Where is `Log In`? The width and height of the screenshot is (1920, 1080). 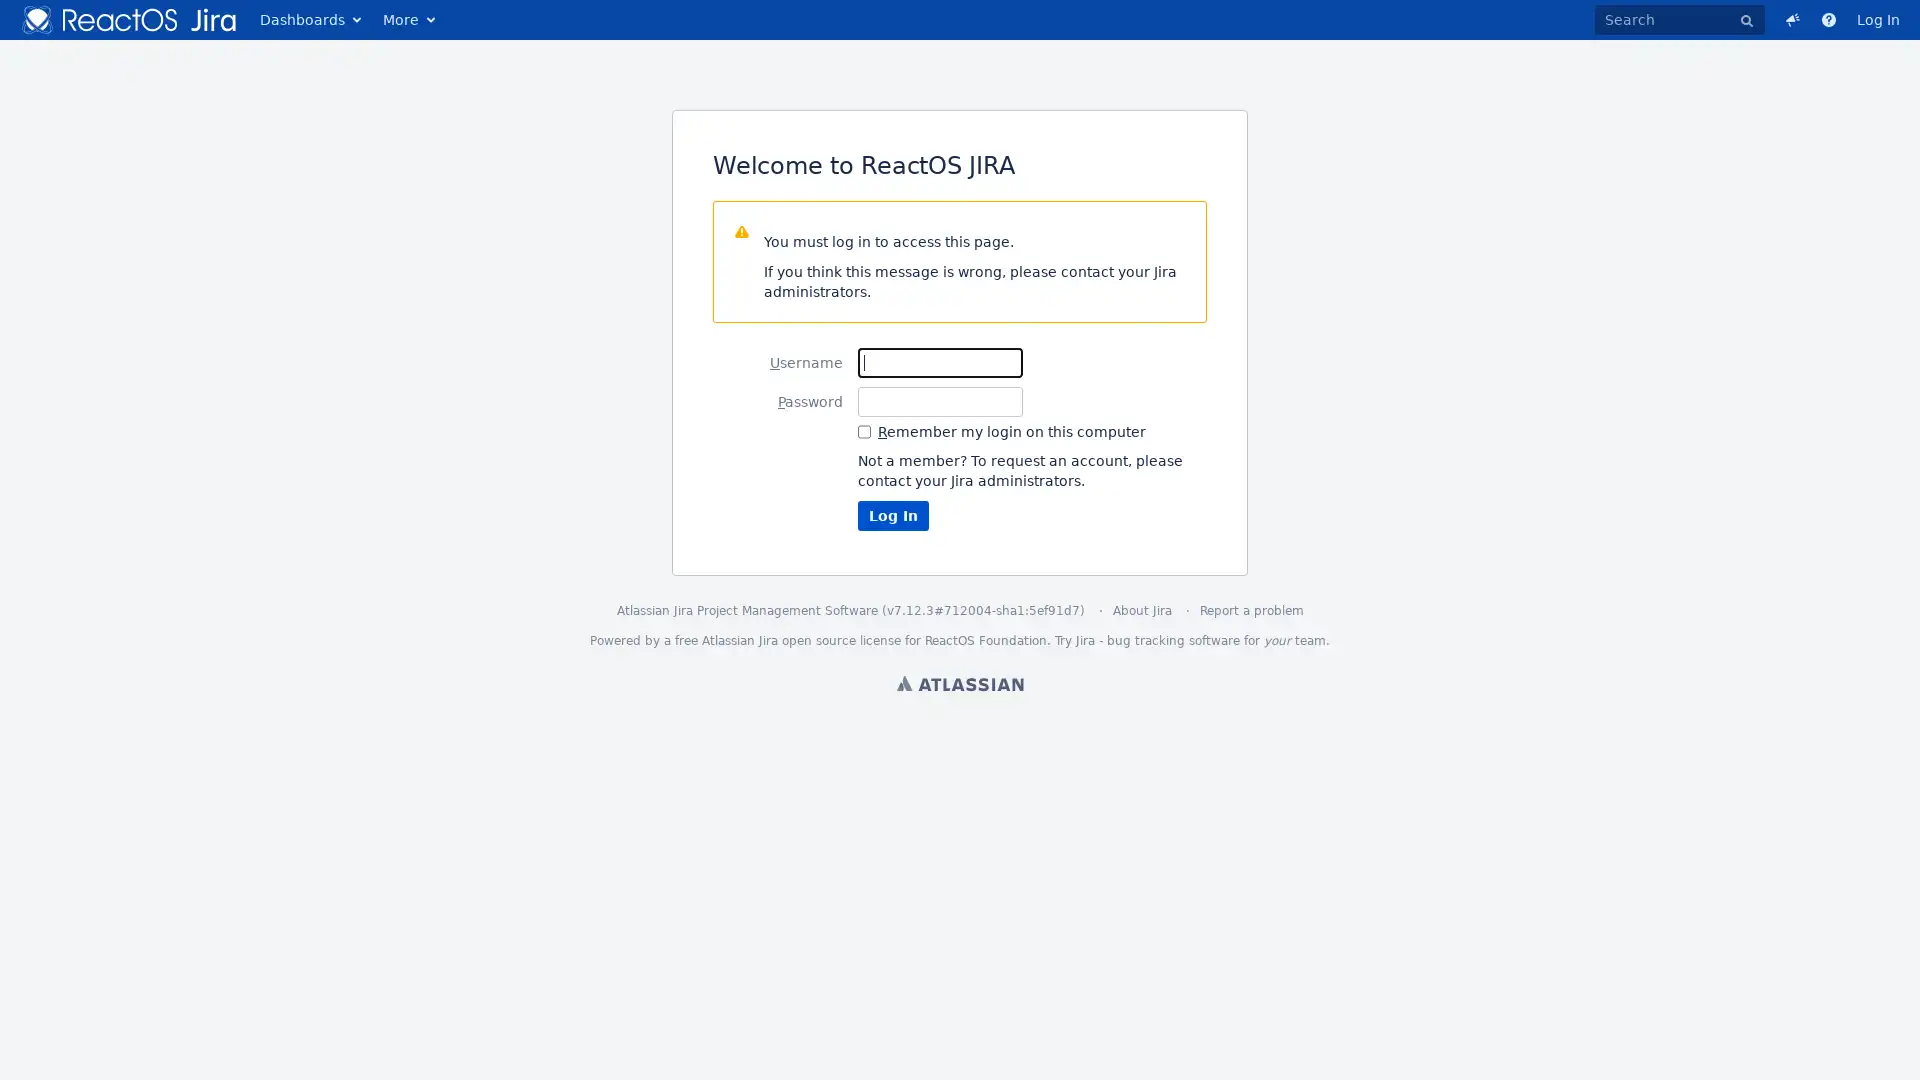 Log In is located at coordinates (892, 515).